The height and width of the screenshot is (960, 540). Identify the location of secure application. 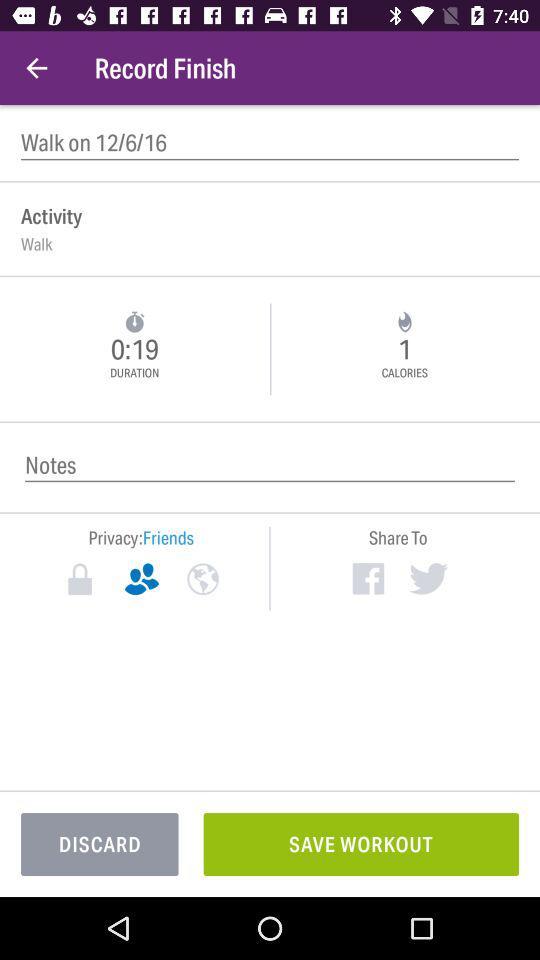
(79, 579).